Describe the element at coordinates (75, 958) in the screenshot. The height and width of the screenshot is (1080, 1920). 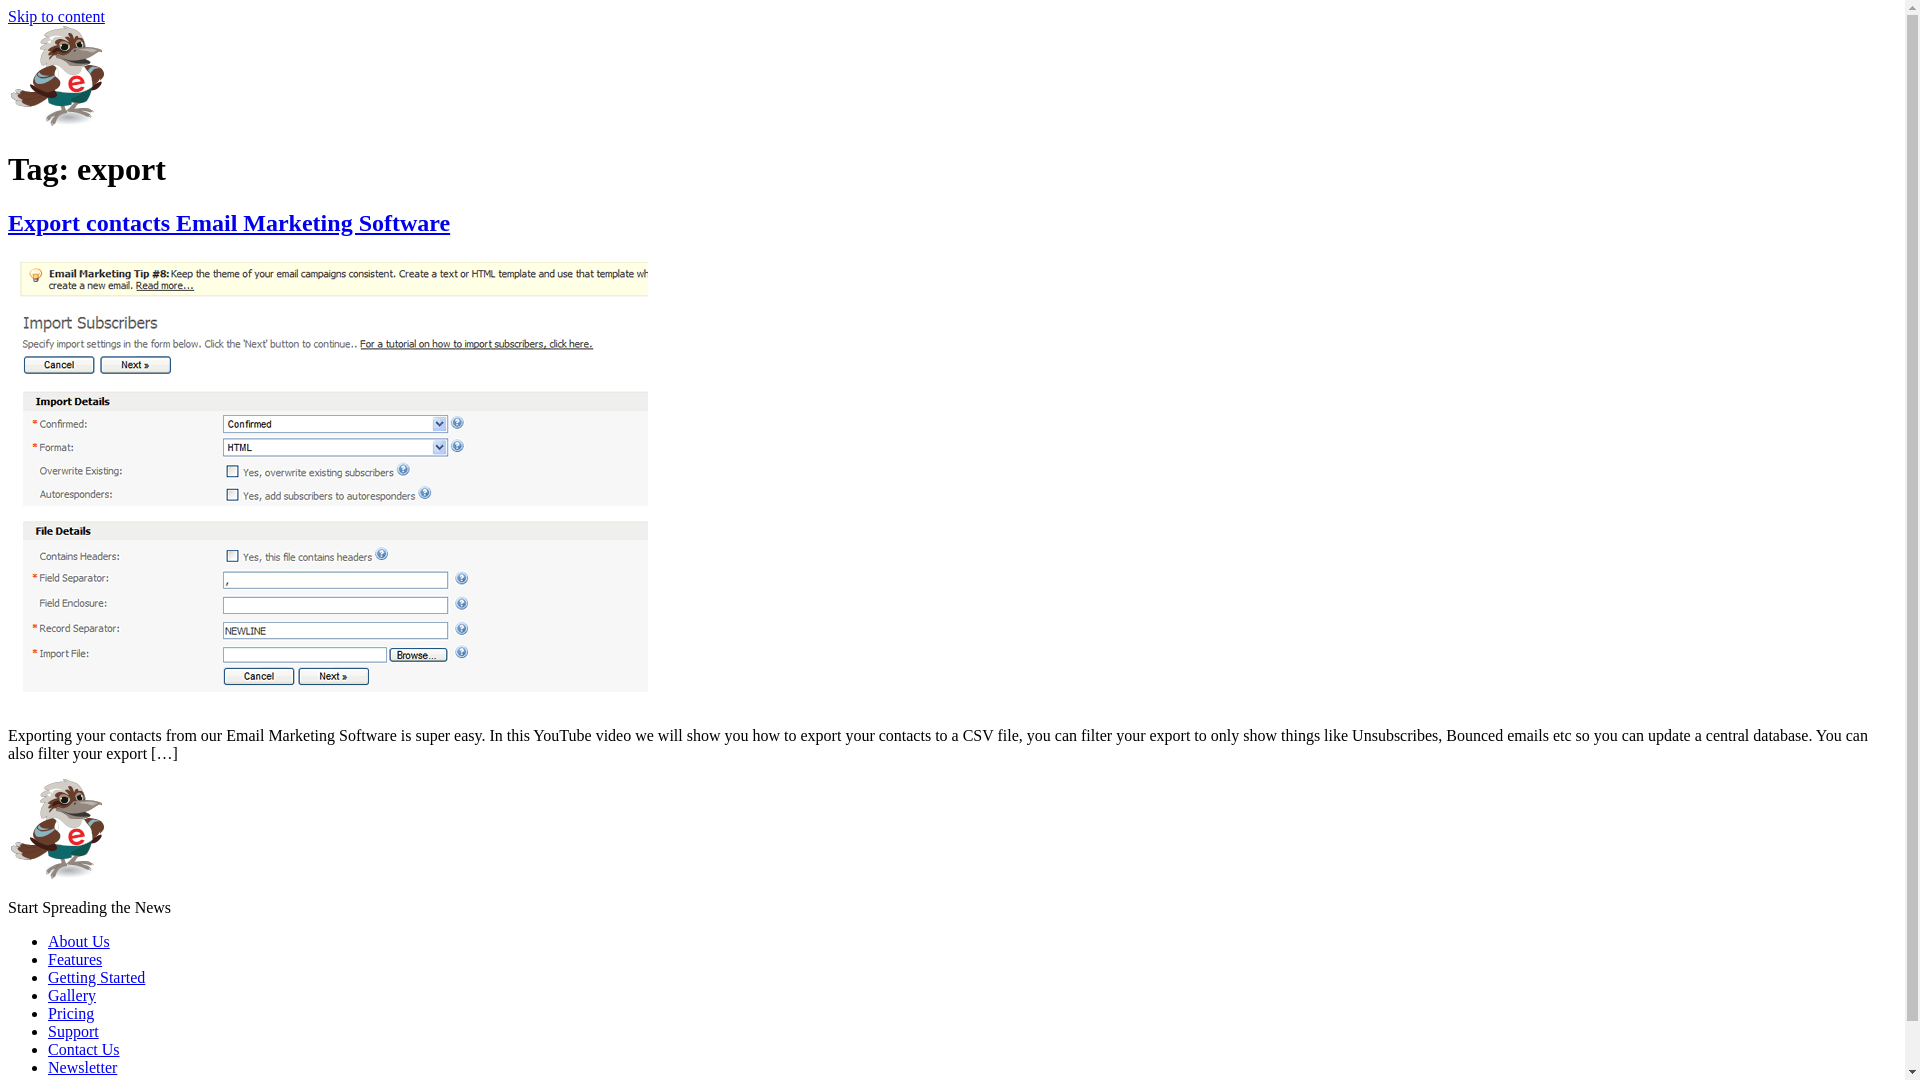
I see `'Features'` at that location.